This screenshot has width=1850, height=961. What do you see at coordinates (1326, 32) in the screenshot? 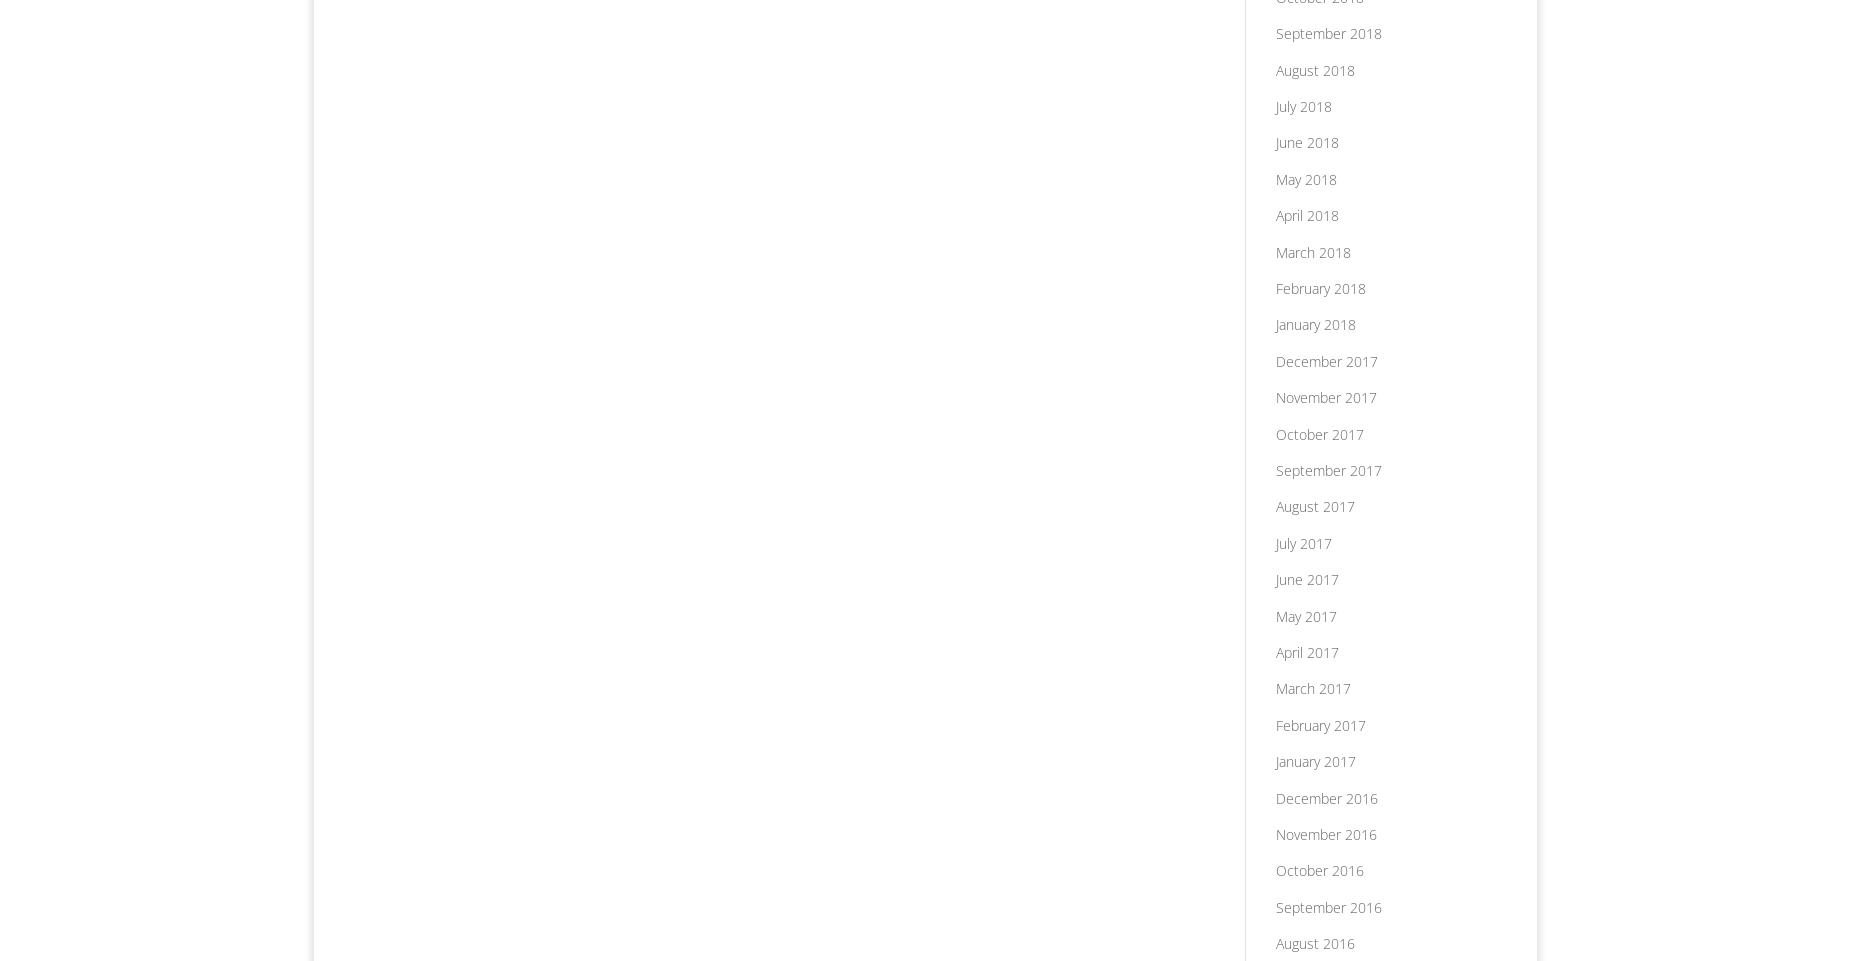
I see `'September 2018'` at bounding box center [1326, 32].